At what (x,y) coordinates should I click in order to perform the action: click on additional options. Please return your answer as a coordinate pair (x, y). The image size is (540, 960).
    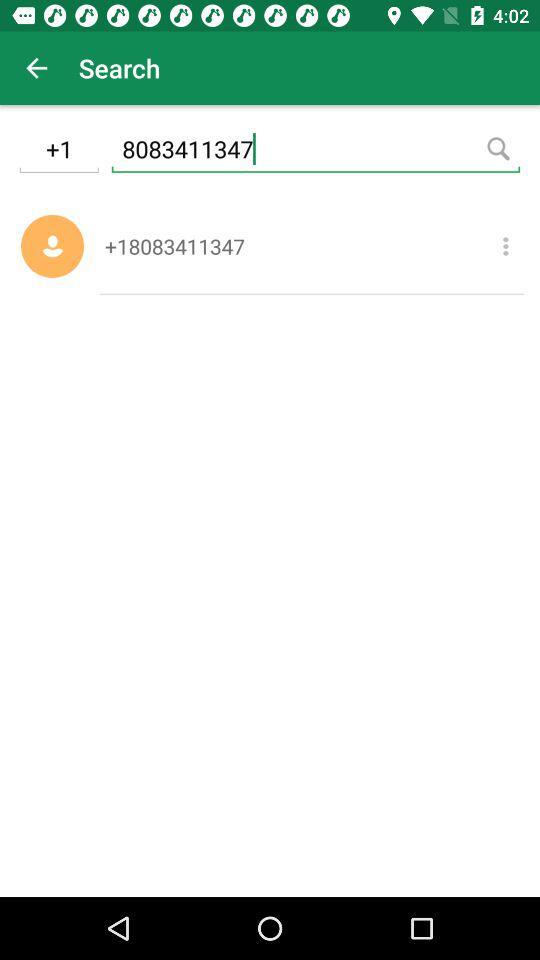
    Looking at the image, I should click on (504, 245).